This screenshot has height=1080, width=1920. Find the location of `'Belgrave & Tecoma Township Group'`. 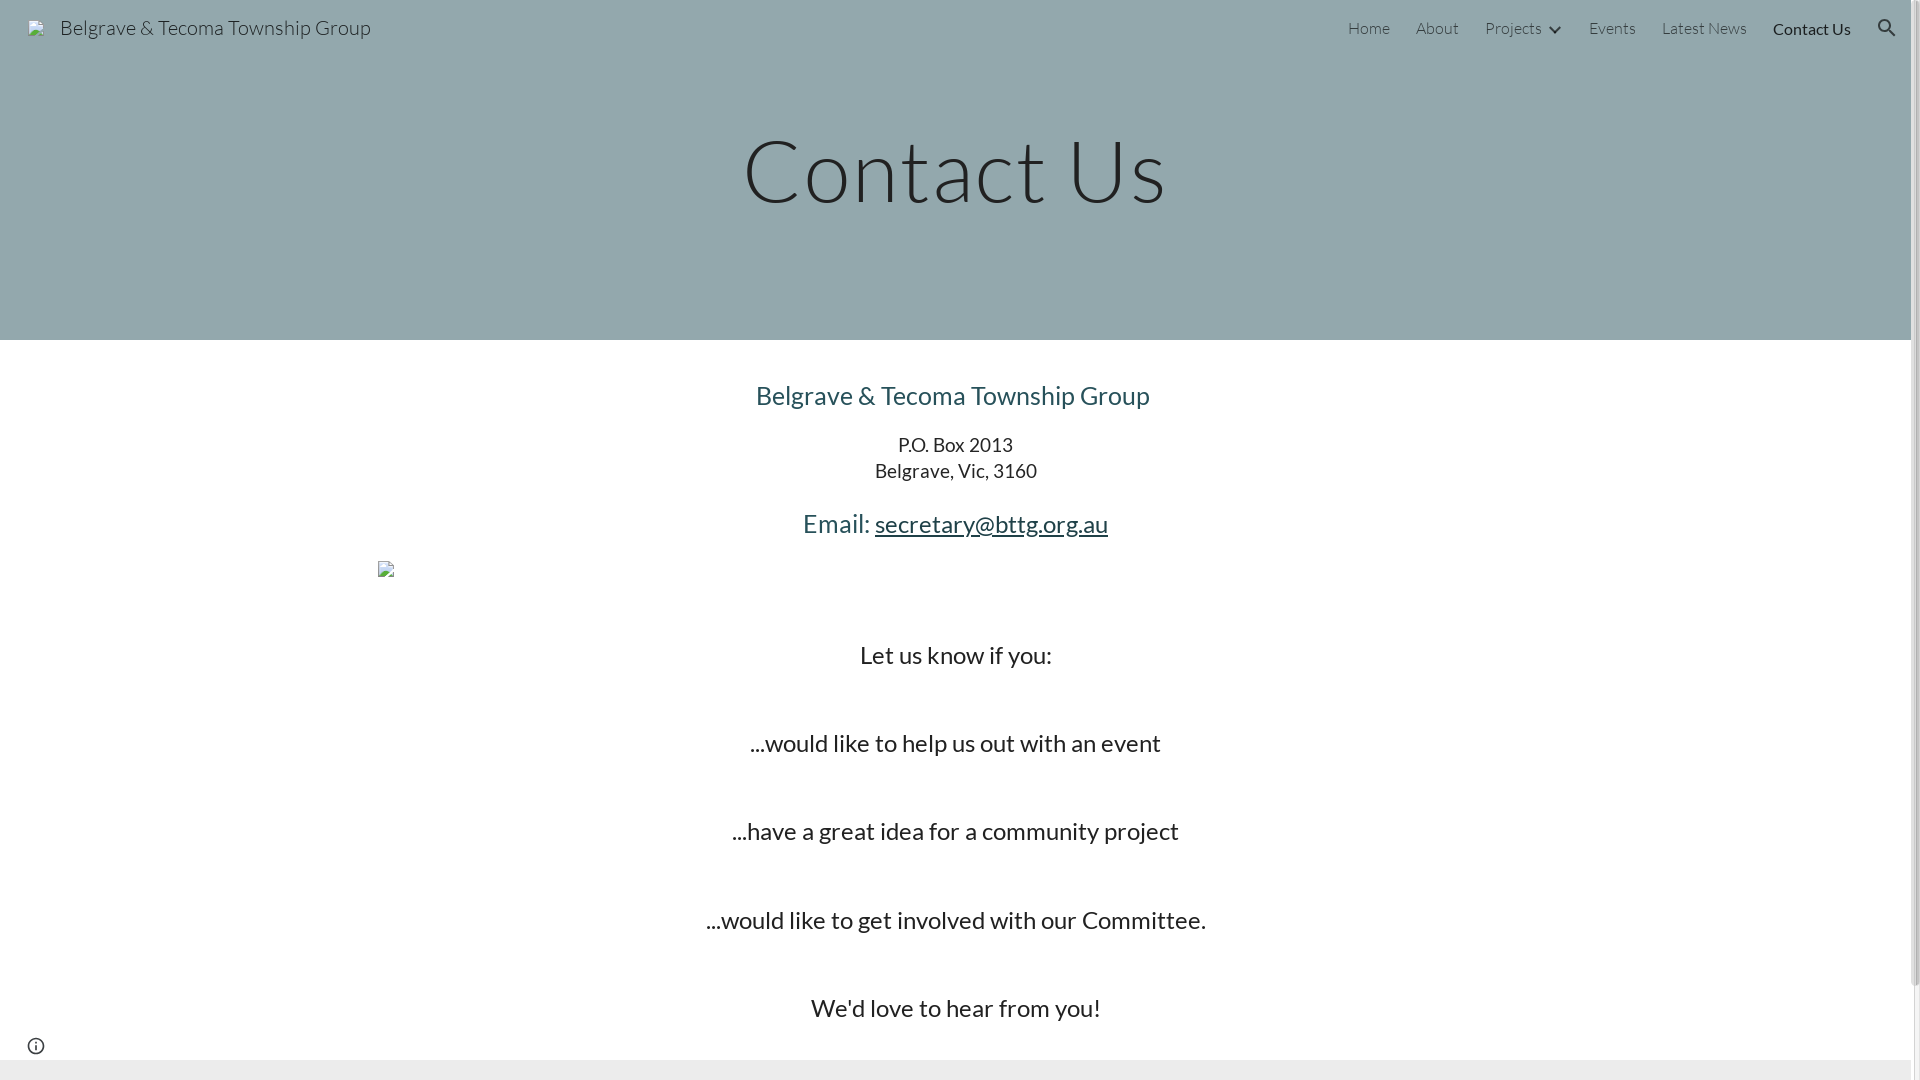

'Belgrave & Tecoma Township Group' is located at coordinates (15, 25).